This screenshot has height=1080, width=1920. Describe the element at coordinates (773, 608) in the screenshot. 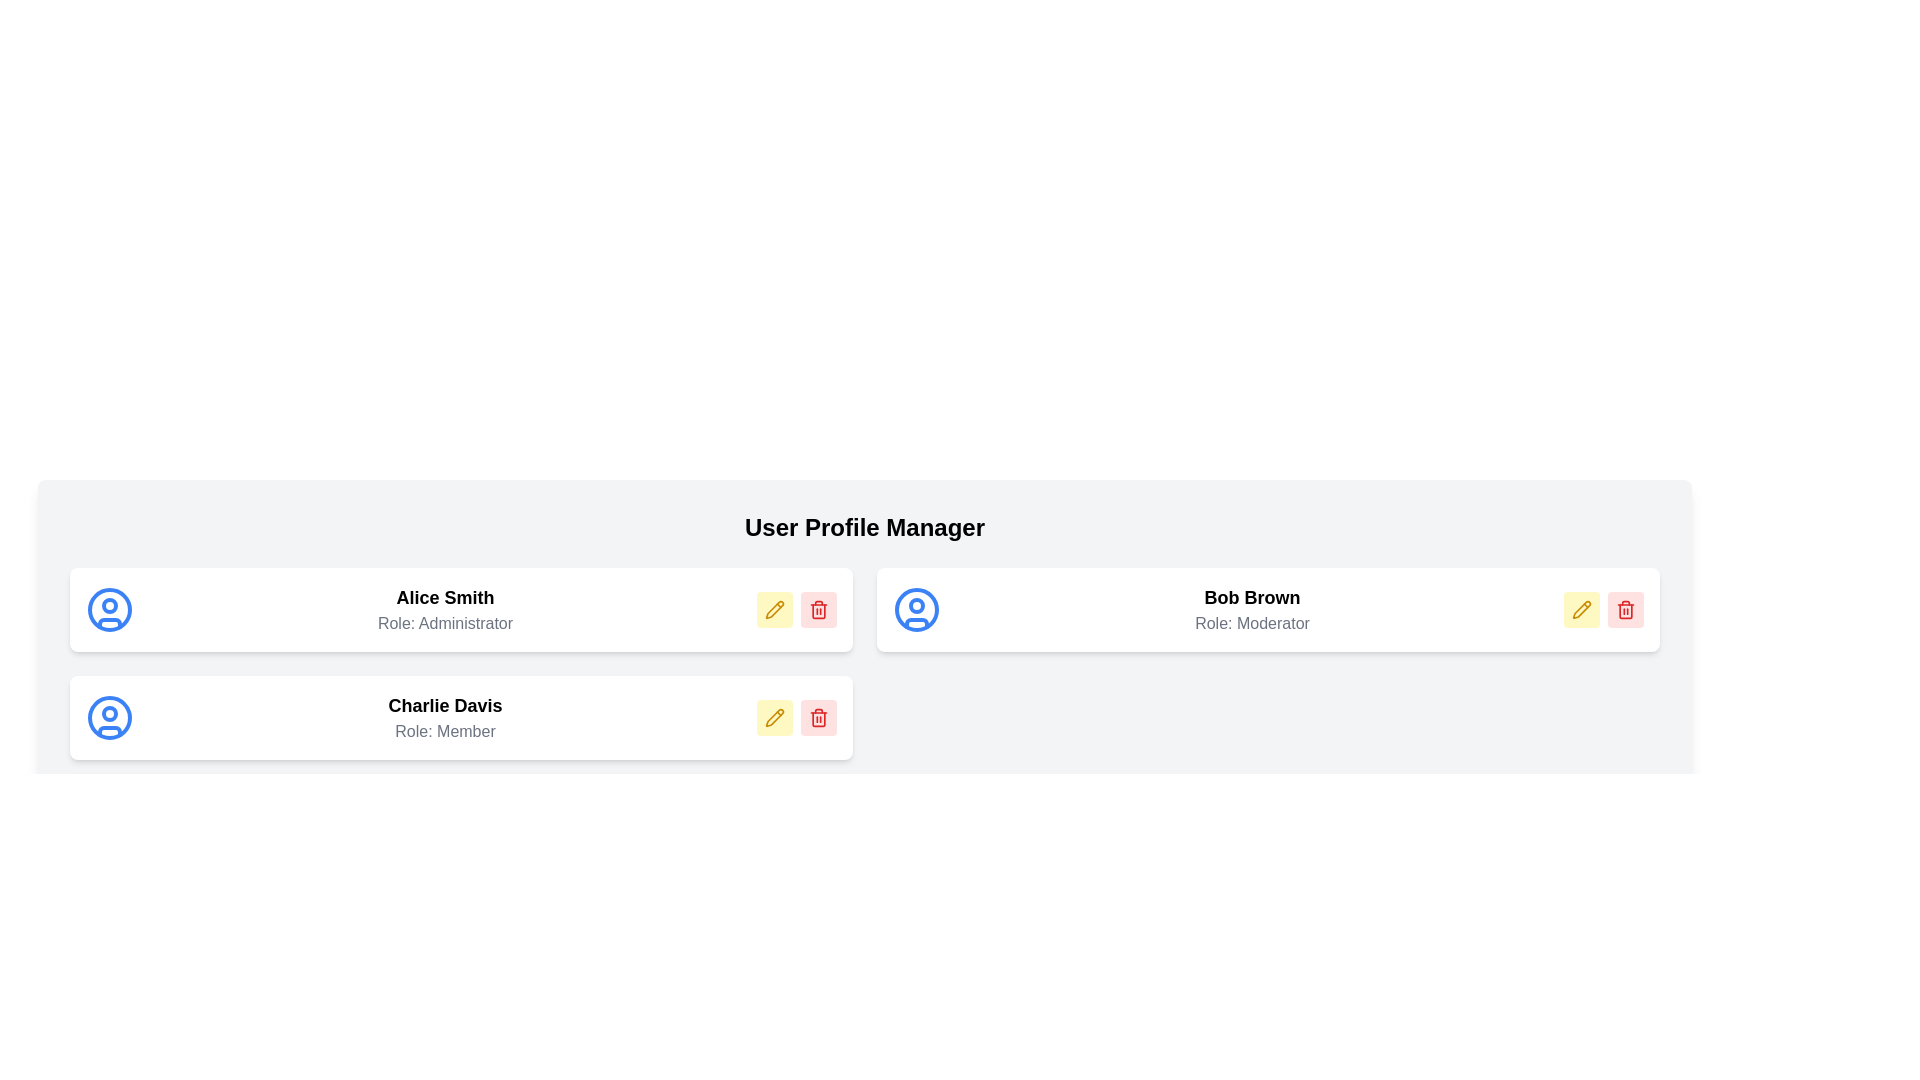

I see `the yellow circular button containing the pencil icon beside the text 'Alice Smith Role: Administrator'` at that location.